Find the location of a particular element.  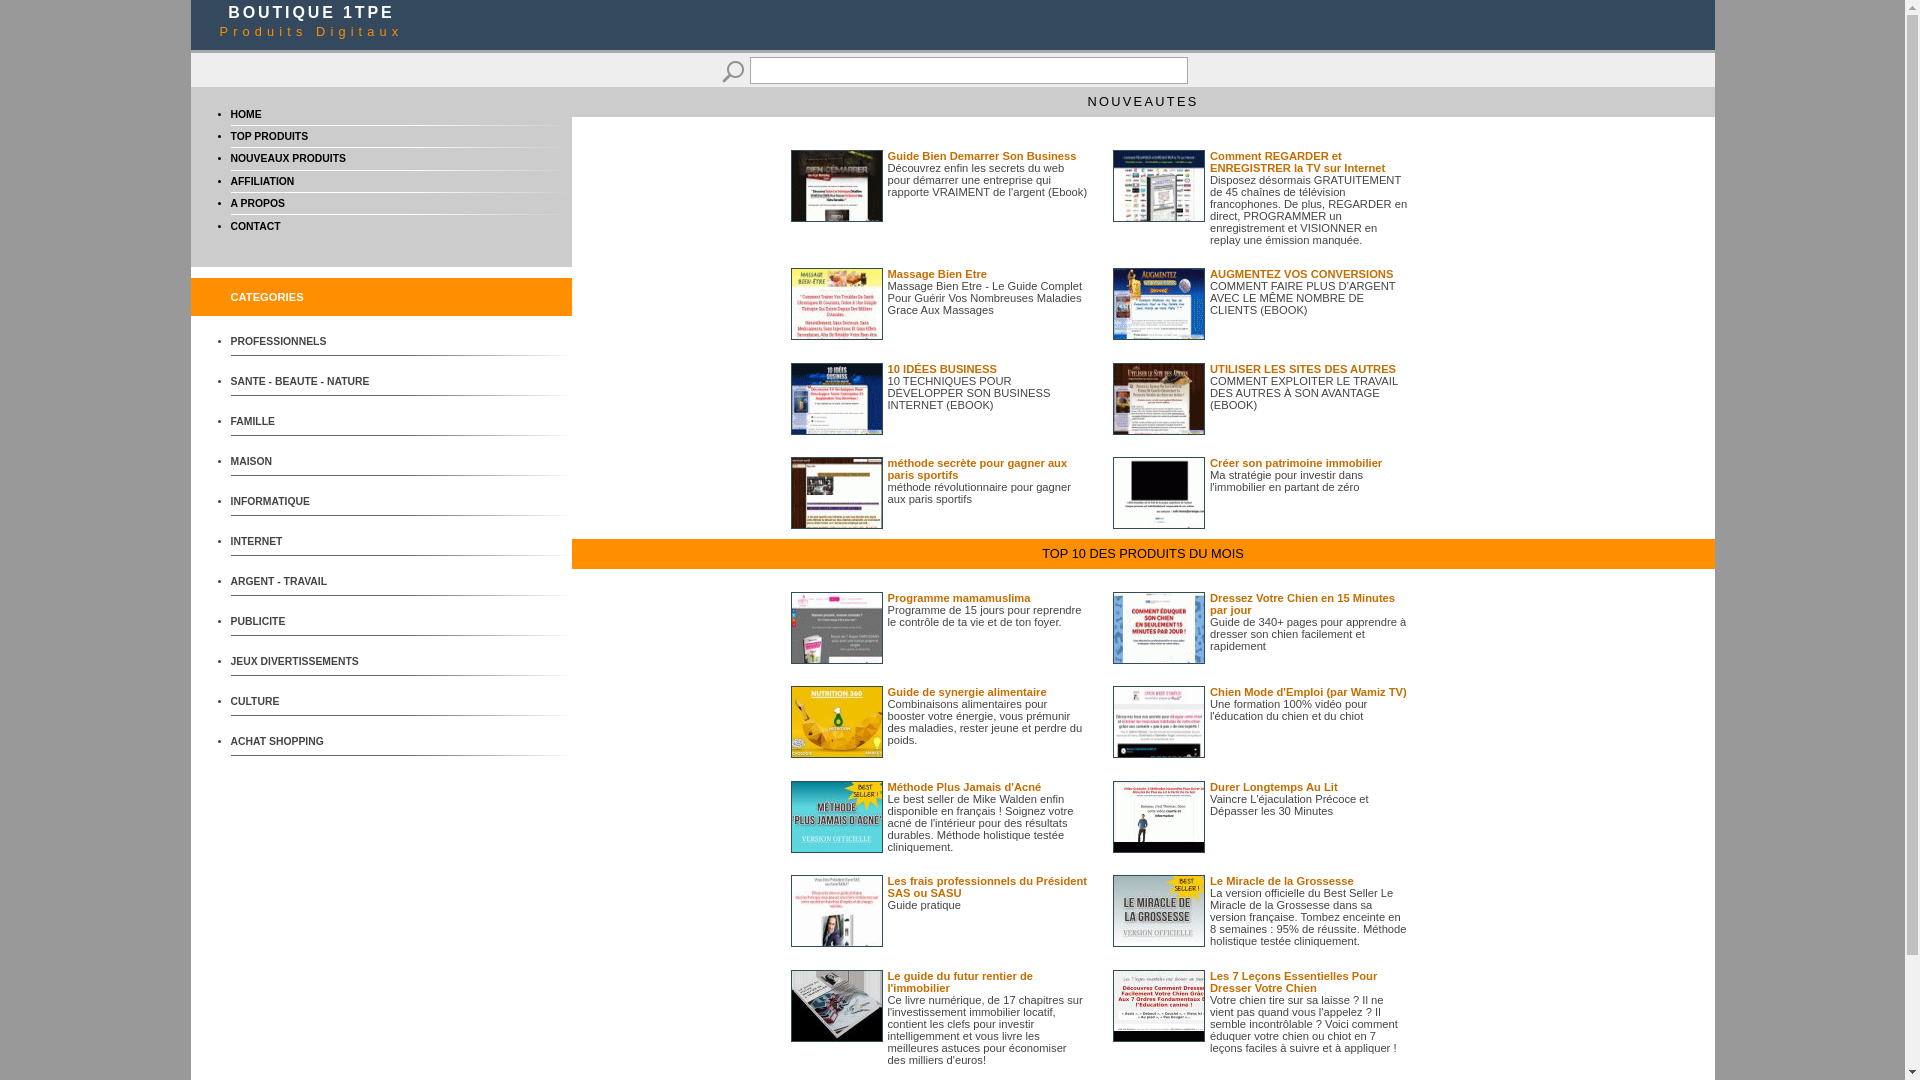

'ARGENT - TRAVAIL' is located at coordinates (230, 581).